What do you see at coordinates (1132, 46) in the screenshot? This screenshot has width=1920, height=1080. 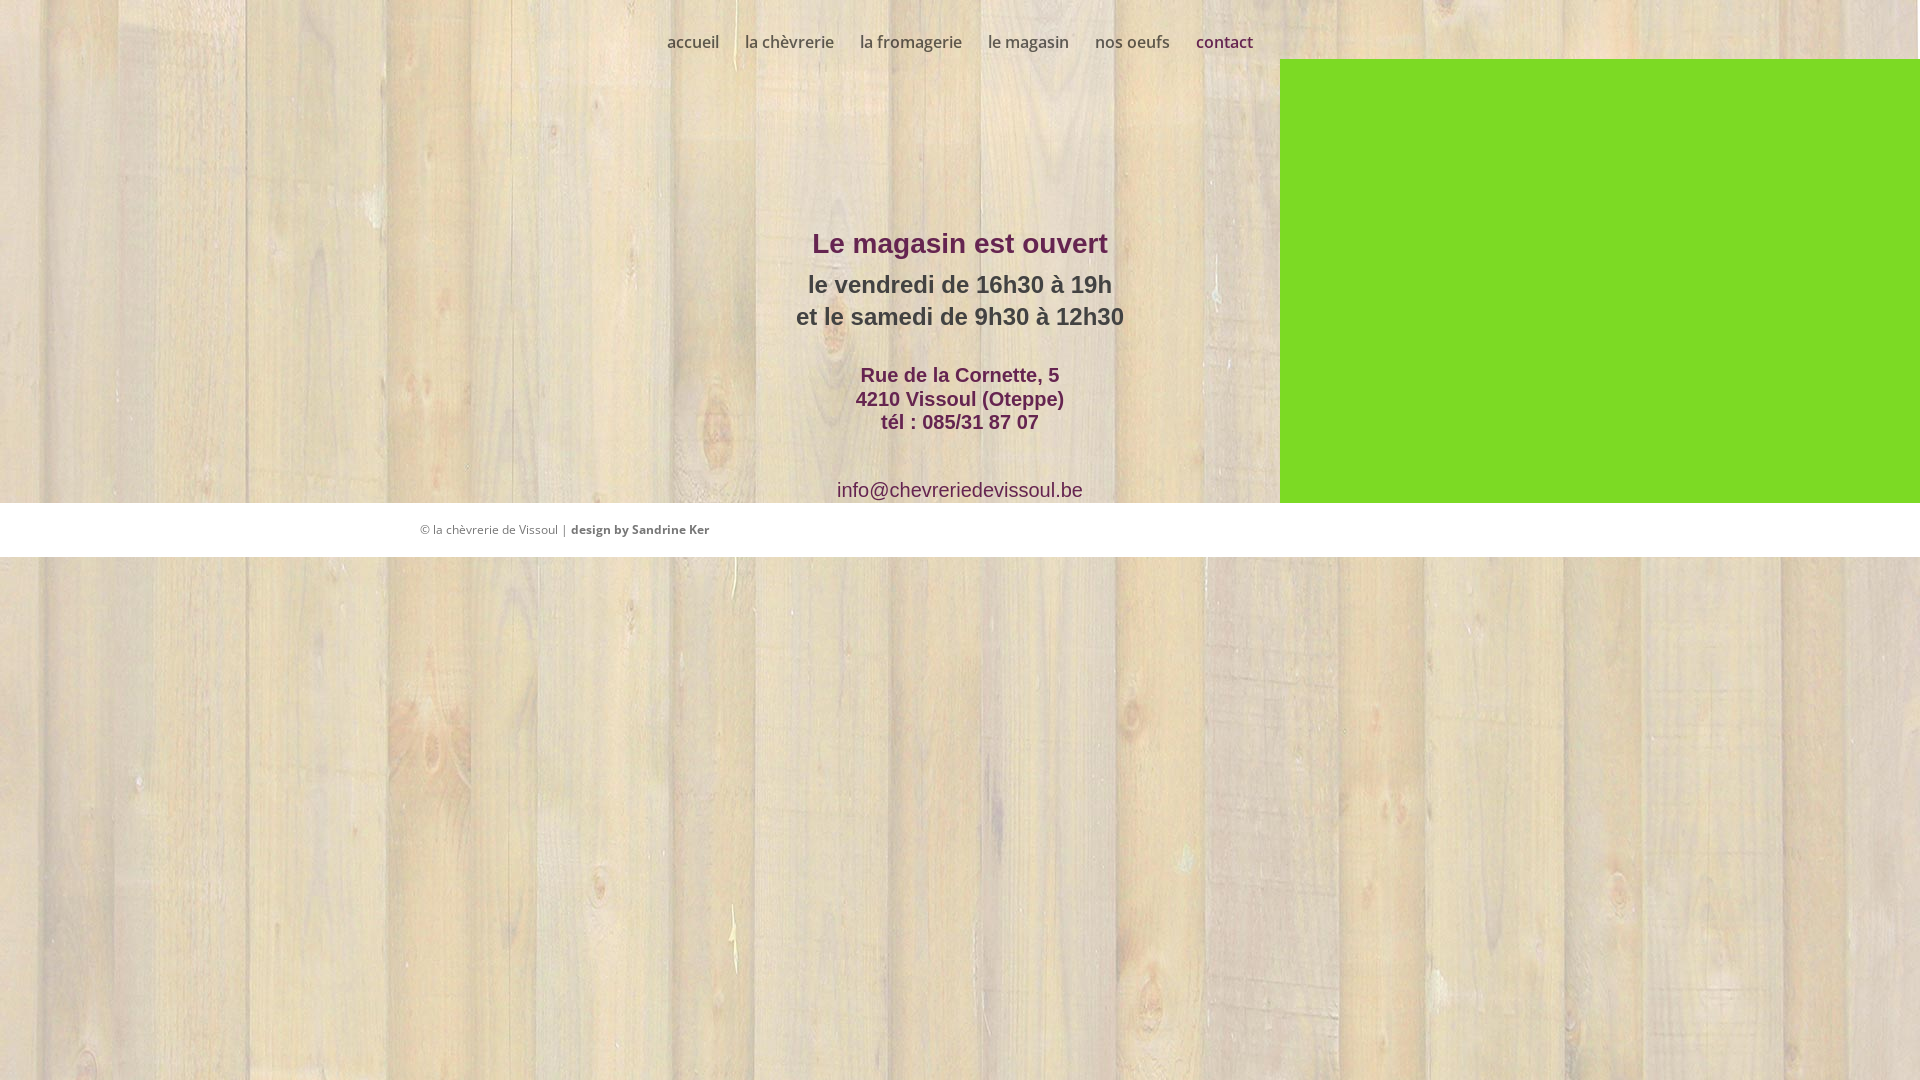 I see `'nos oeufs'` at bounding box center [1132, 46].